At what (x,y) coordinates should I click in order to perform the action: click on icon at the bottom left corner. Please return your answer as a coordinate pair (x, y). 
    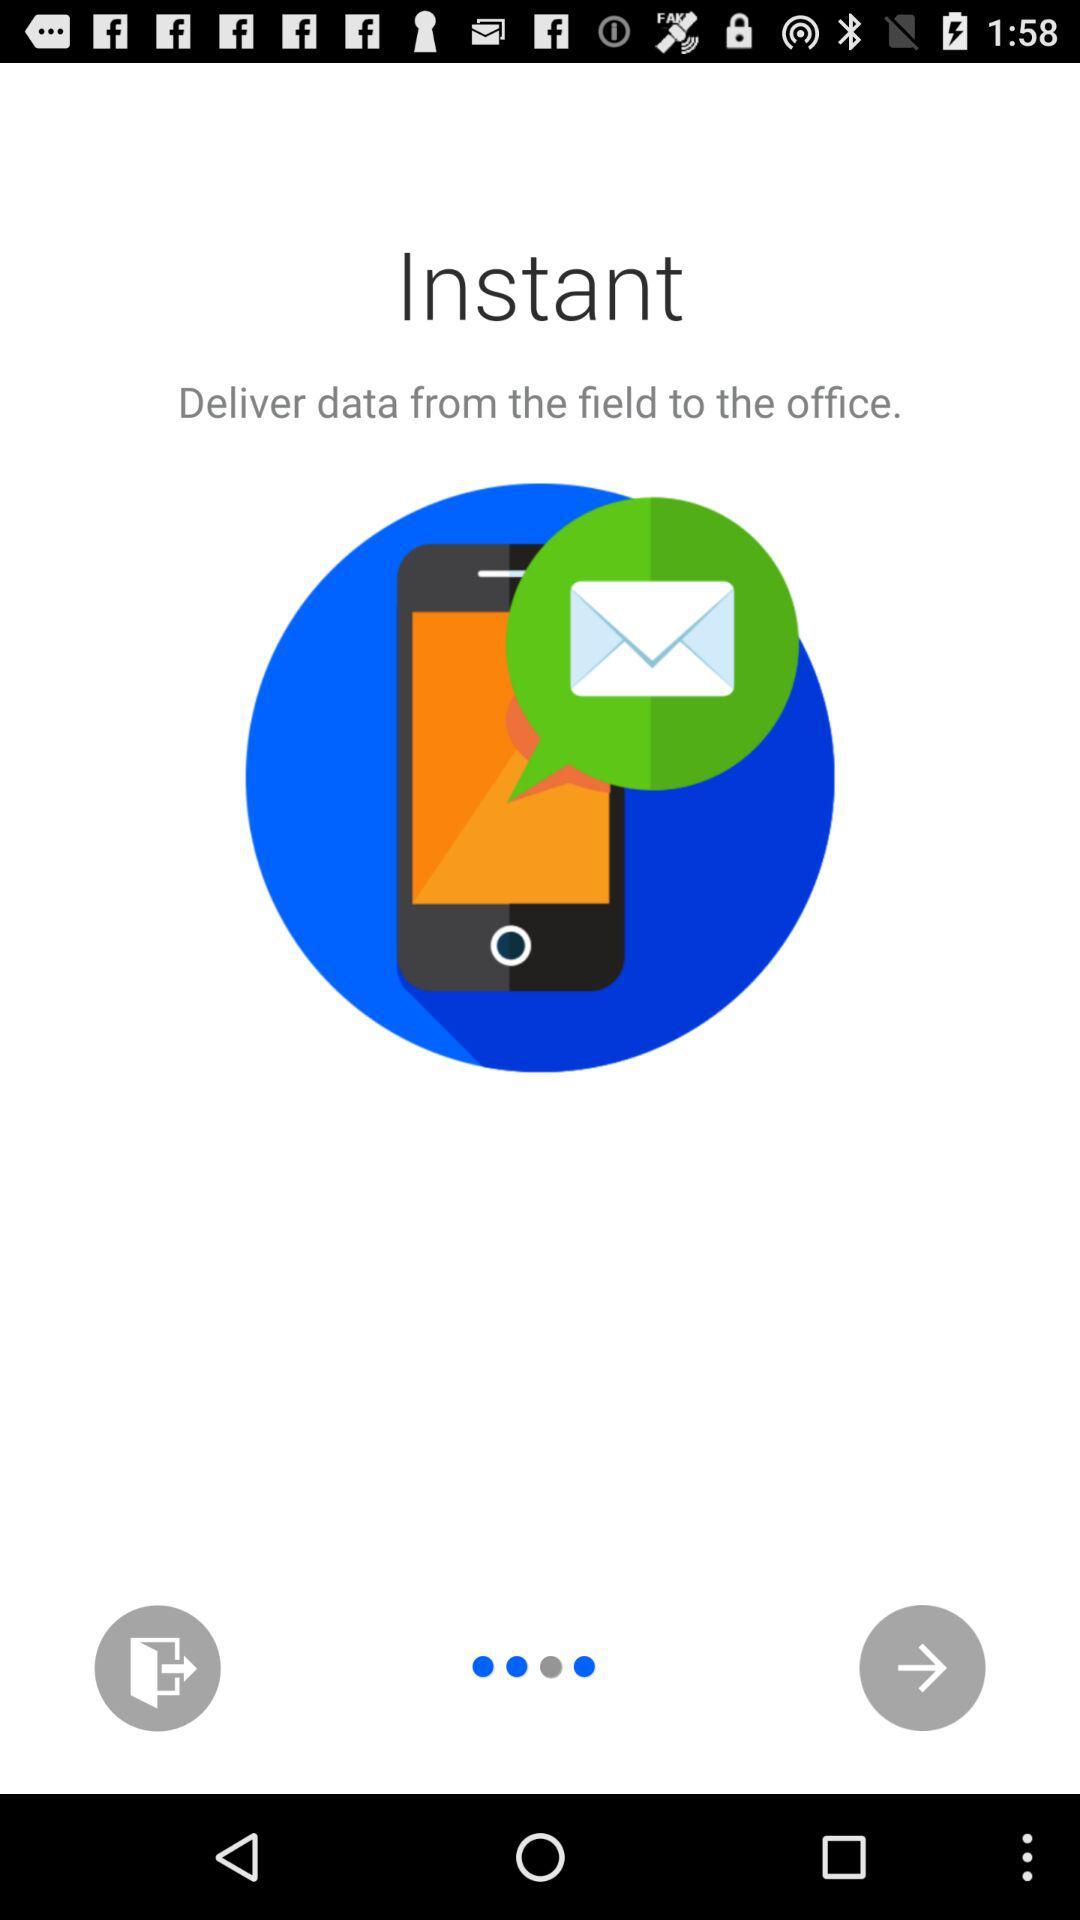
    Looking at the image, I should click on (156, 1668).